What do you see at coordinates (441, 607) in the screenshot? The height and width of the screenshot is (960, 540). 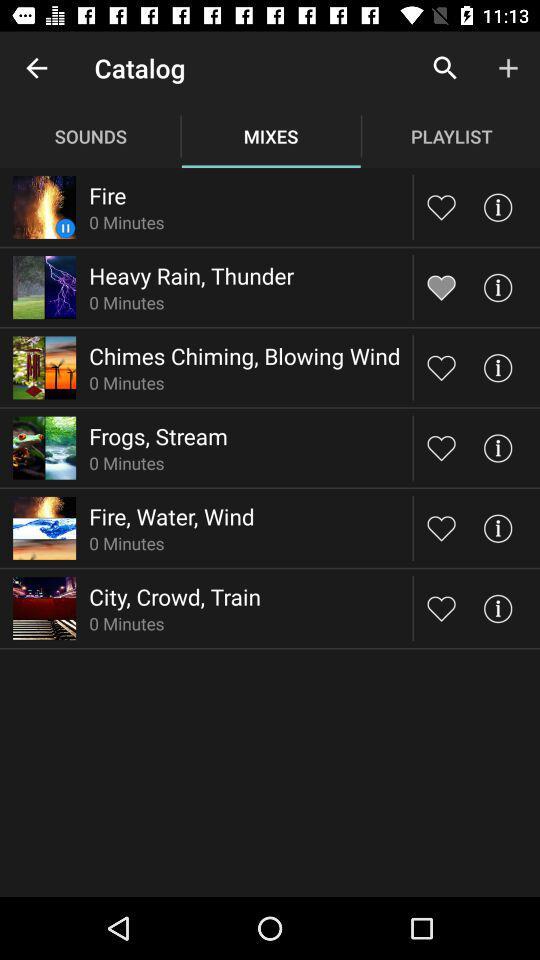 I see `to favorite` at bounding box center [441, 607].